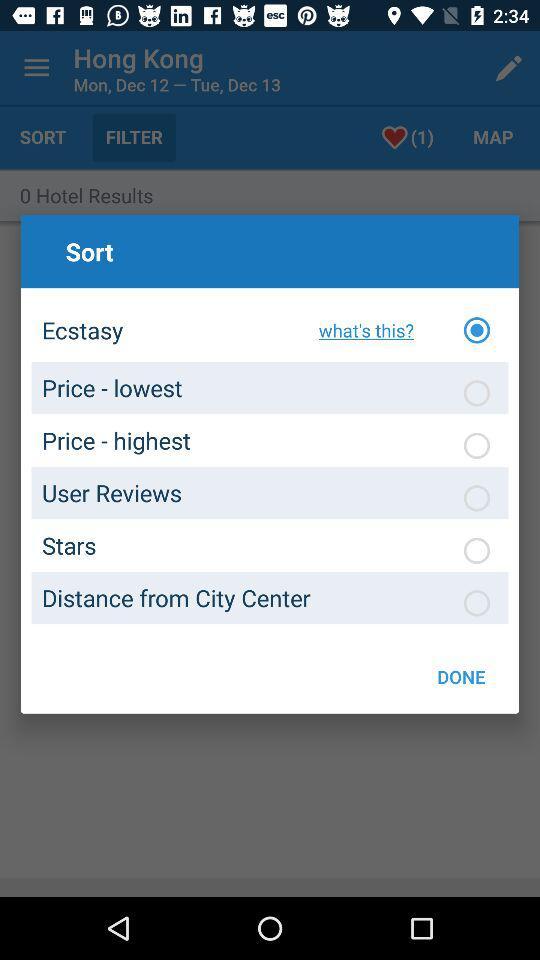  Describe the element at coordinates (475, 497) in the screenshot. I see `choose your choice` at that location.